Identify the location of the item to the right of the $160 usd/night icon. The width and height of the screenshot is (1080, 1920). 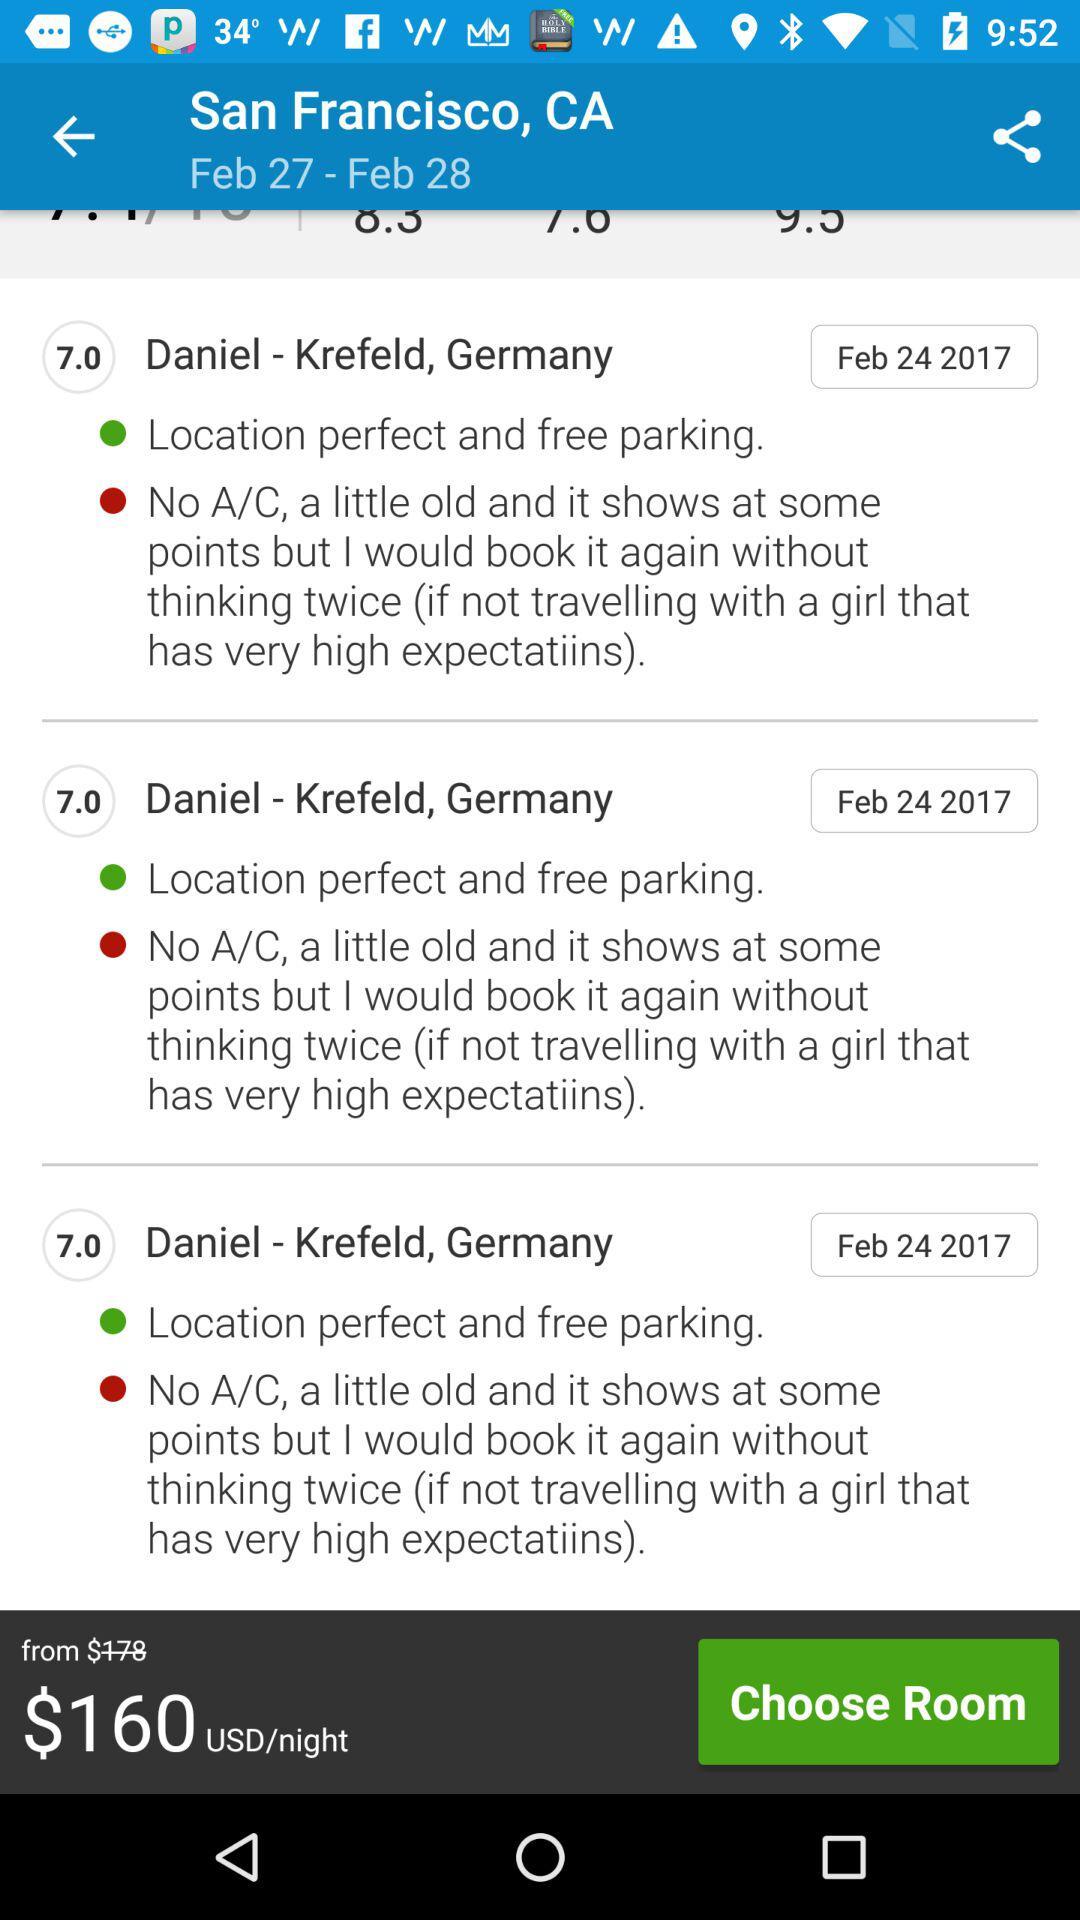
(877, 1700).